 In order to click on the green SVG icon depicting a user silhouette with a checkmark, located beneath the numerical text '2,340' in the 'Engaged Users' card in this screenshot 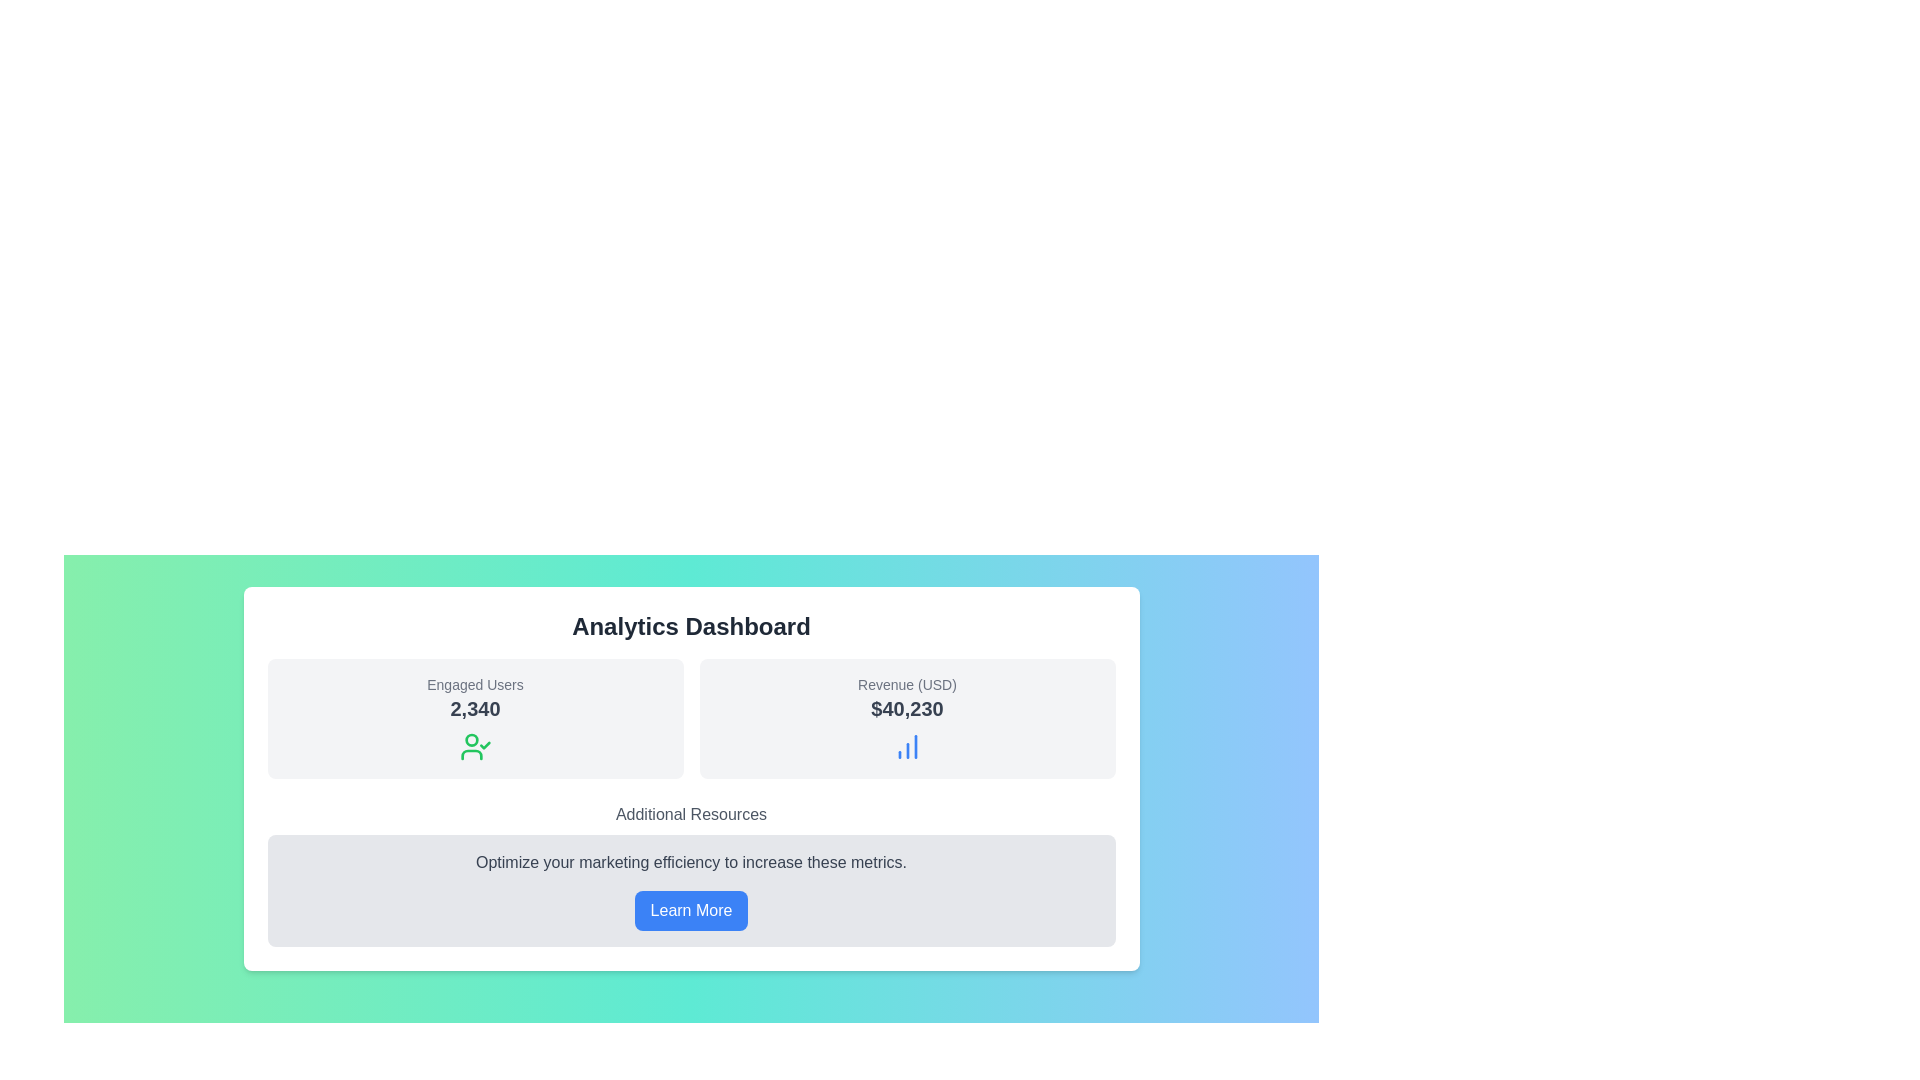, I will do `click(474, 747)`.